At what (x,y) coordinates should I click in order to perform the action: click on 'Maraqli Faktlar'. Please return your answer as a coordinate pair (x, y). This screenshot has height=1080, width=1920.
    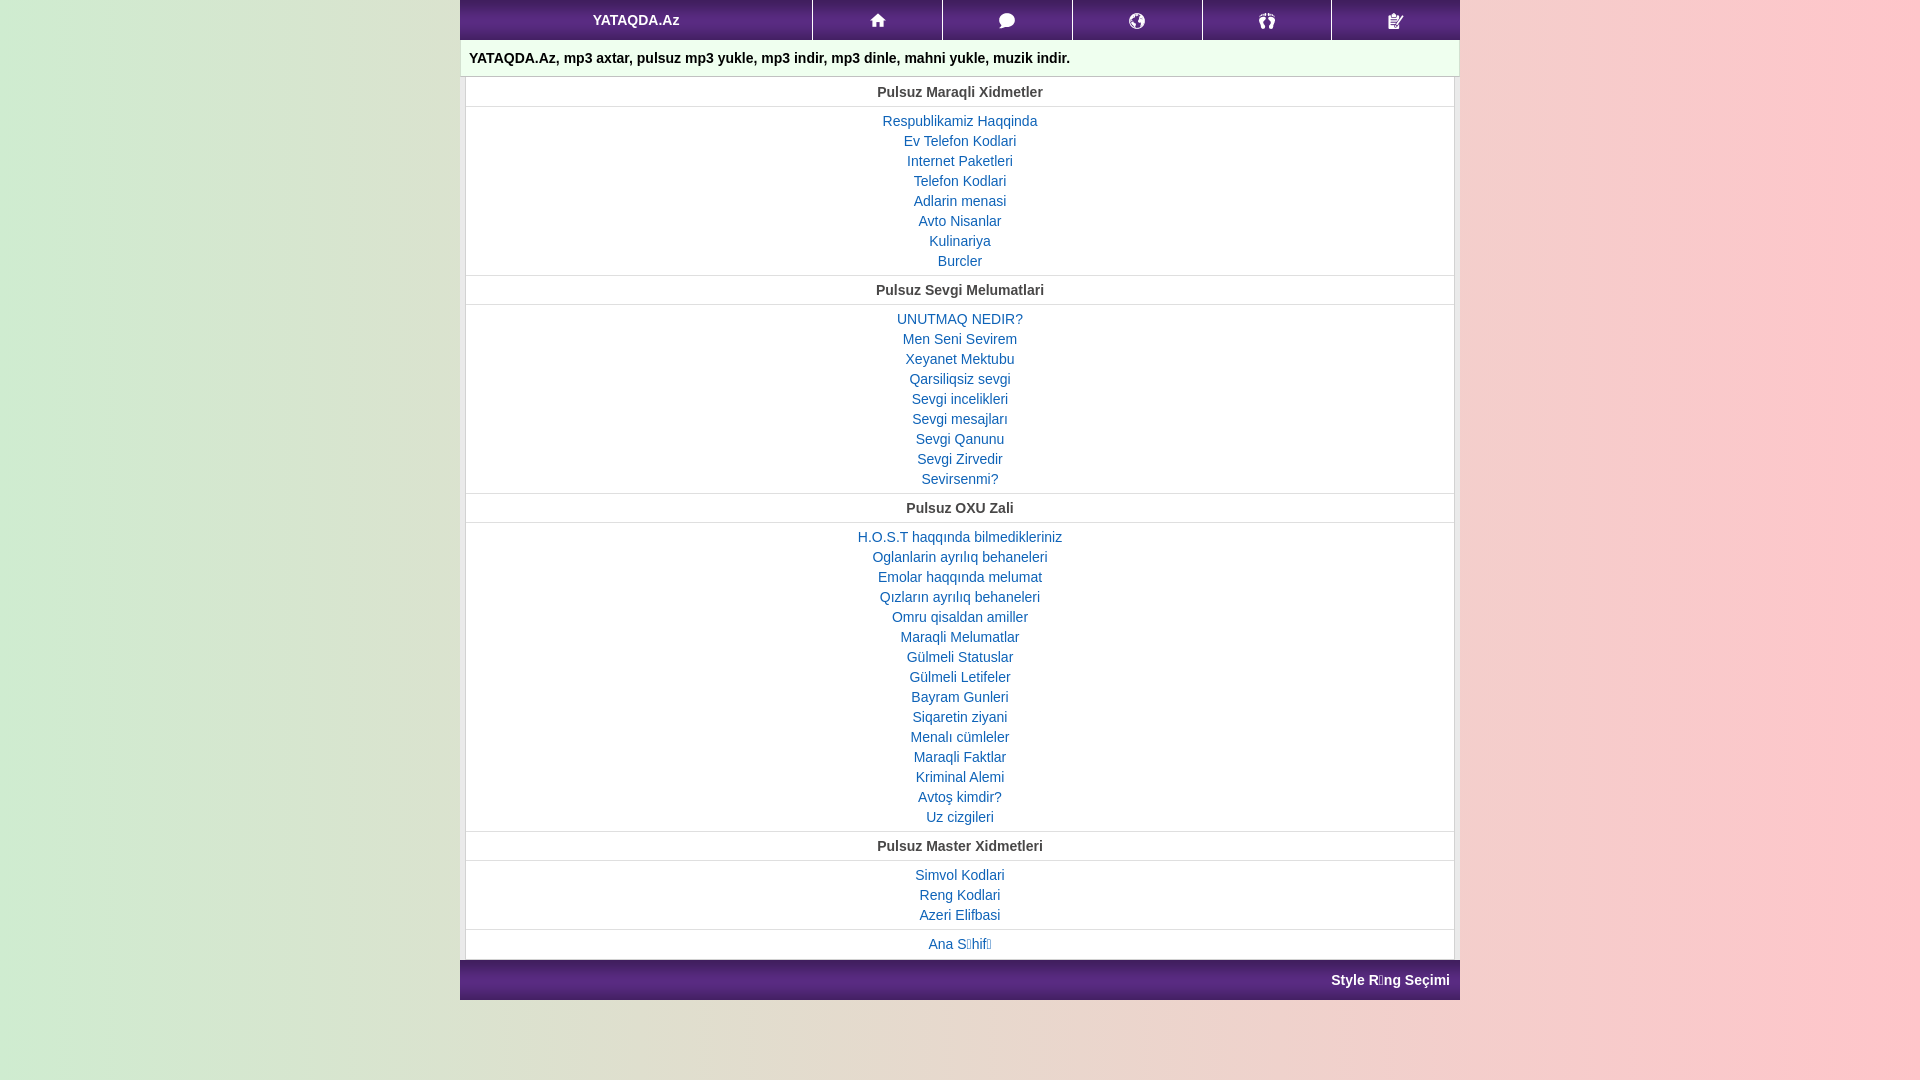
    Looking at the image, I should click on (960, 756).